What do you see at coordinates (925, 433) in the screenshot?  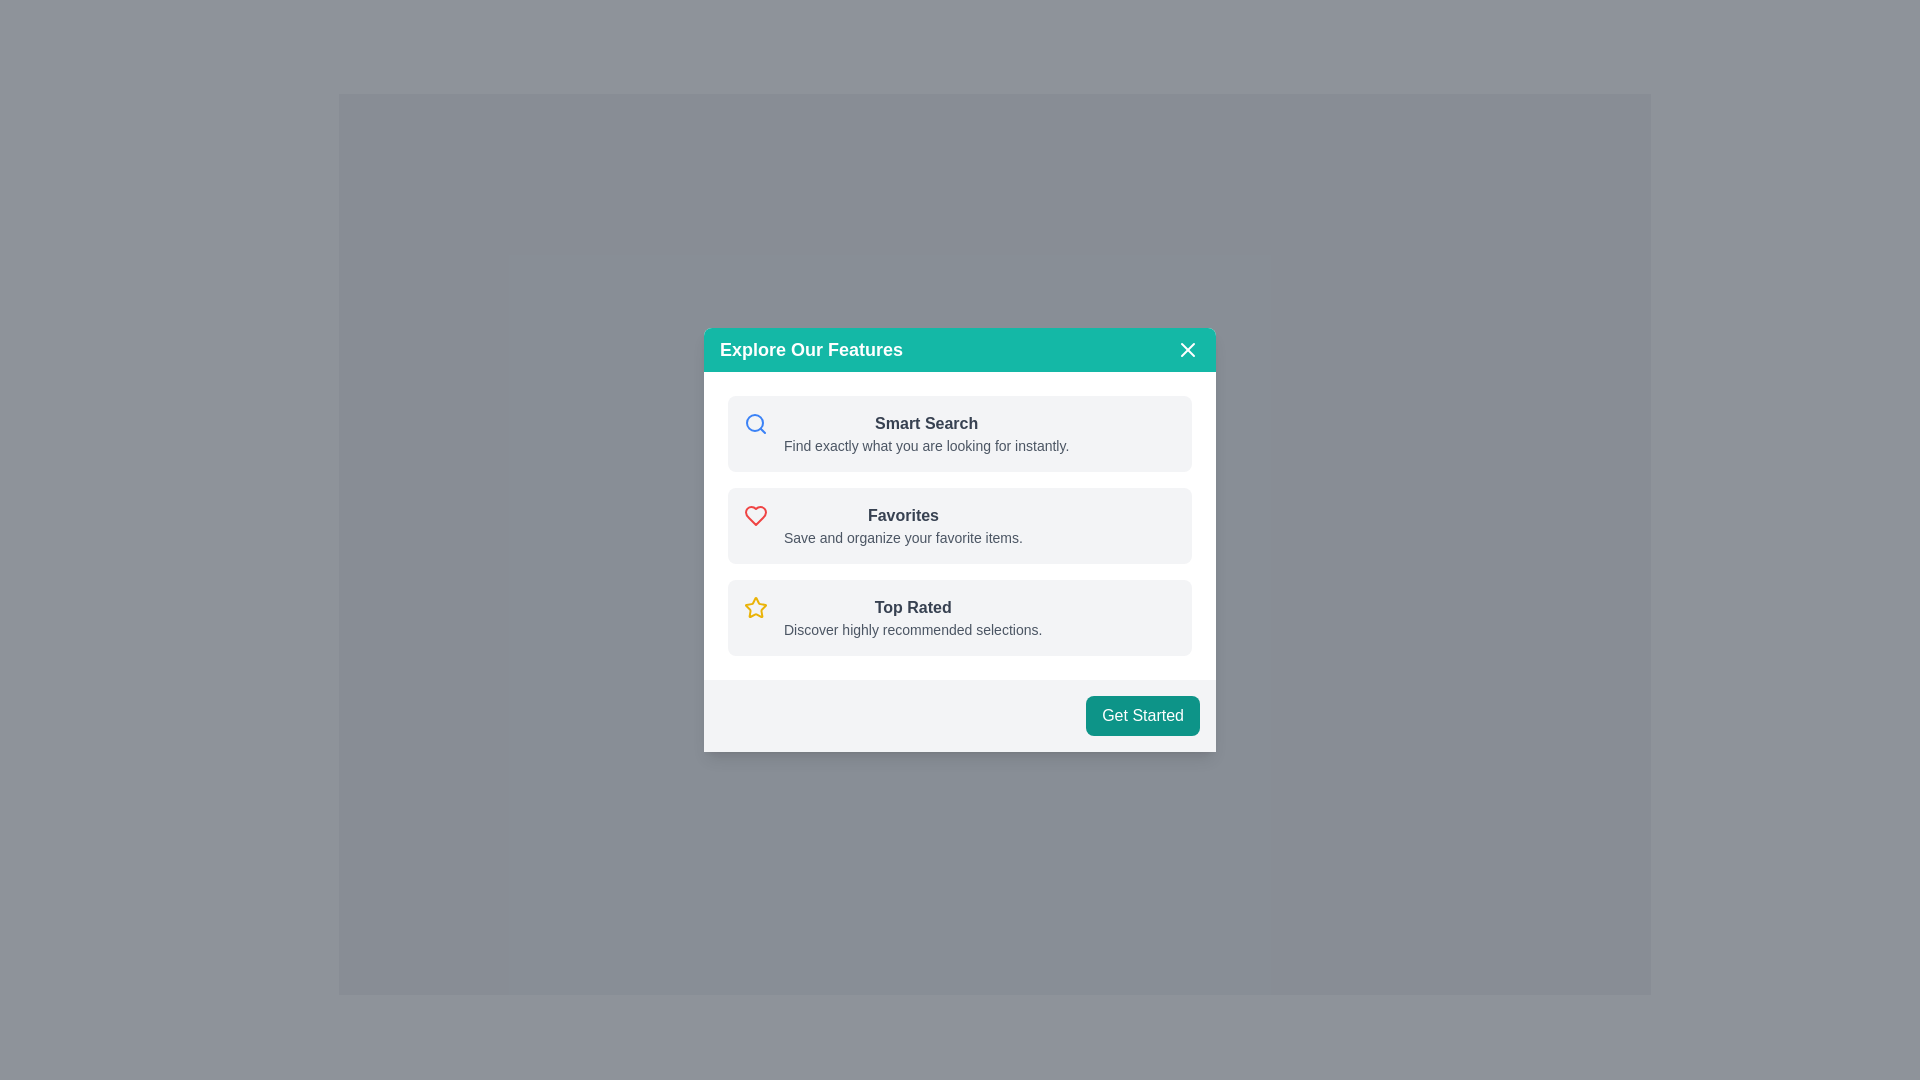 I see `the text block titled 'Smart Search' which contains the subtitle 'Find exactly what you are looking for instantly'. This block is located below a magnifying glass icon in a vertical list` at bounding box center [925, 433].